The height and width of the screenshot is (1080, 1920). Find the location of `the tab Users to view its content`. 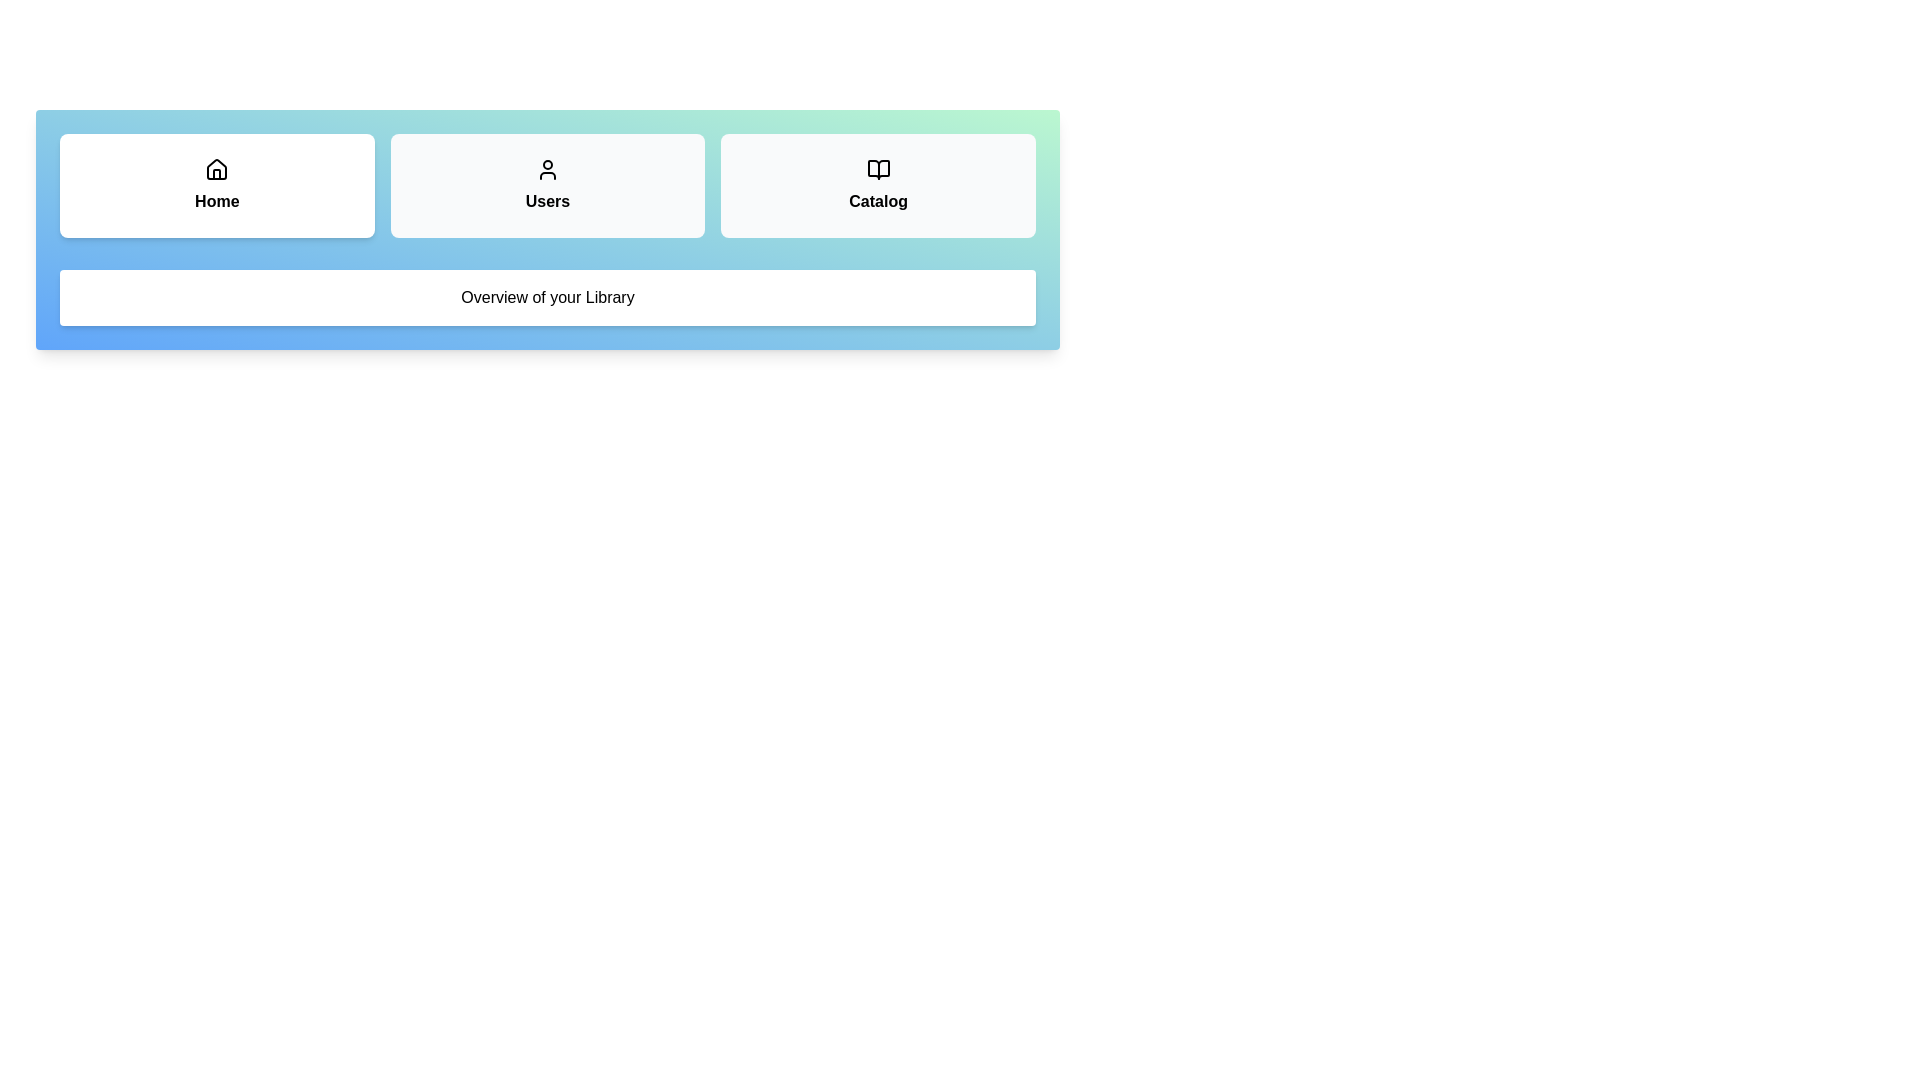

the tab Users to view its content is located at coordinates (547, 185).